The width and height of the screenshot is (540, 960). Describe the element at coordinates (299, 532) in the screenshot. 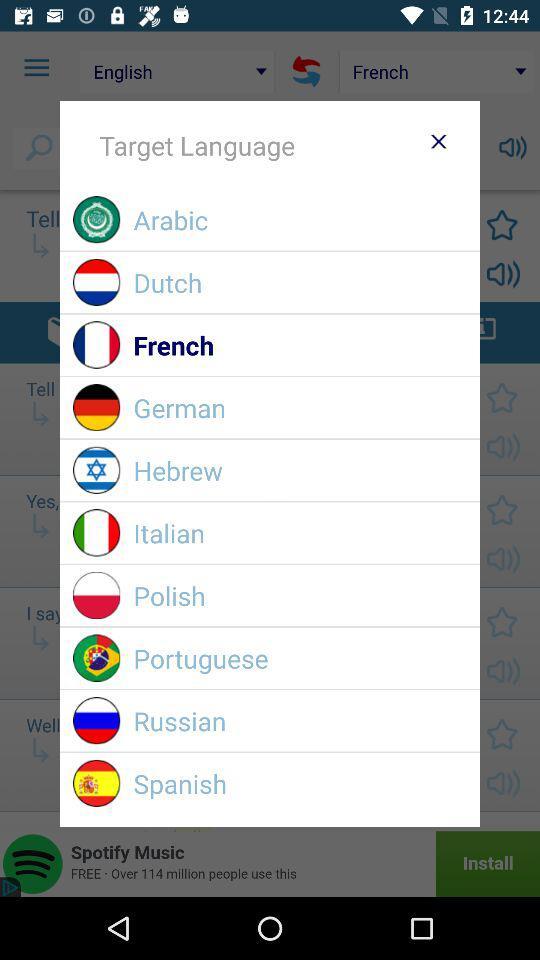

I see `the italian icon` at that location.